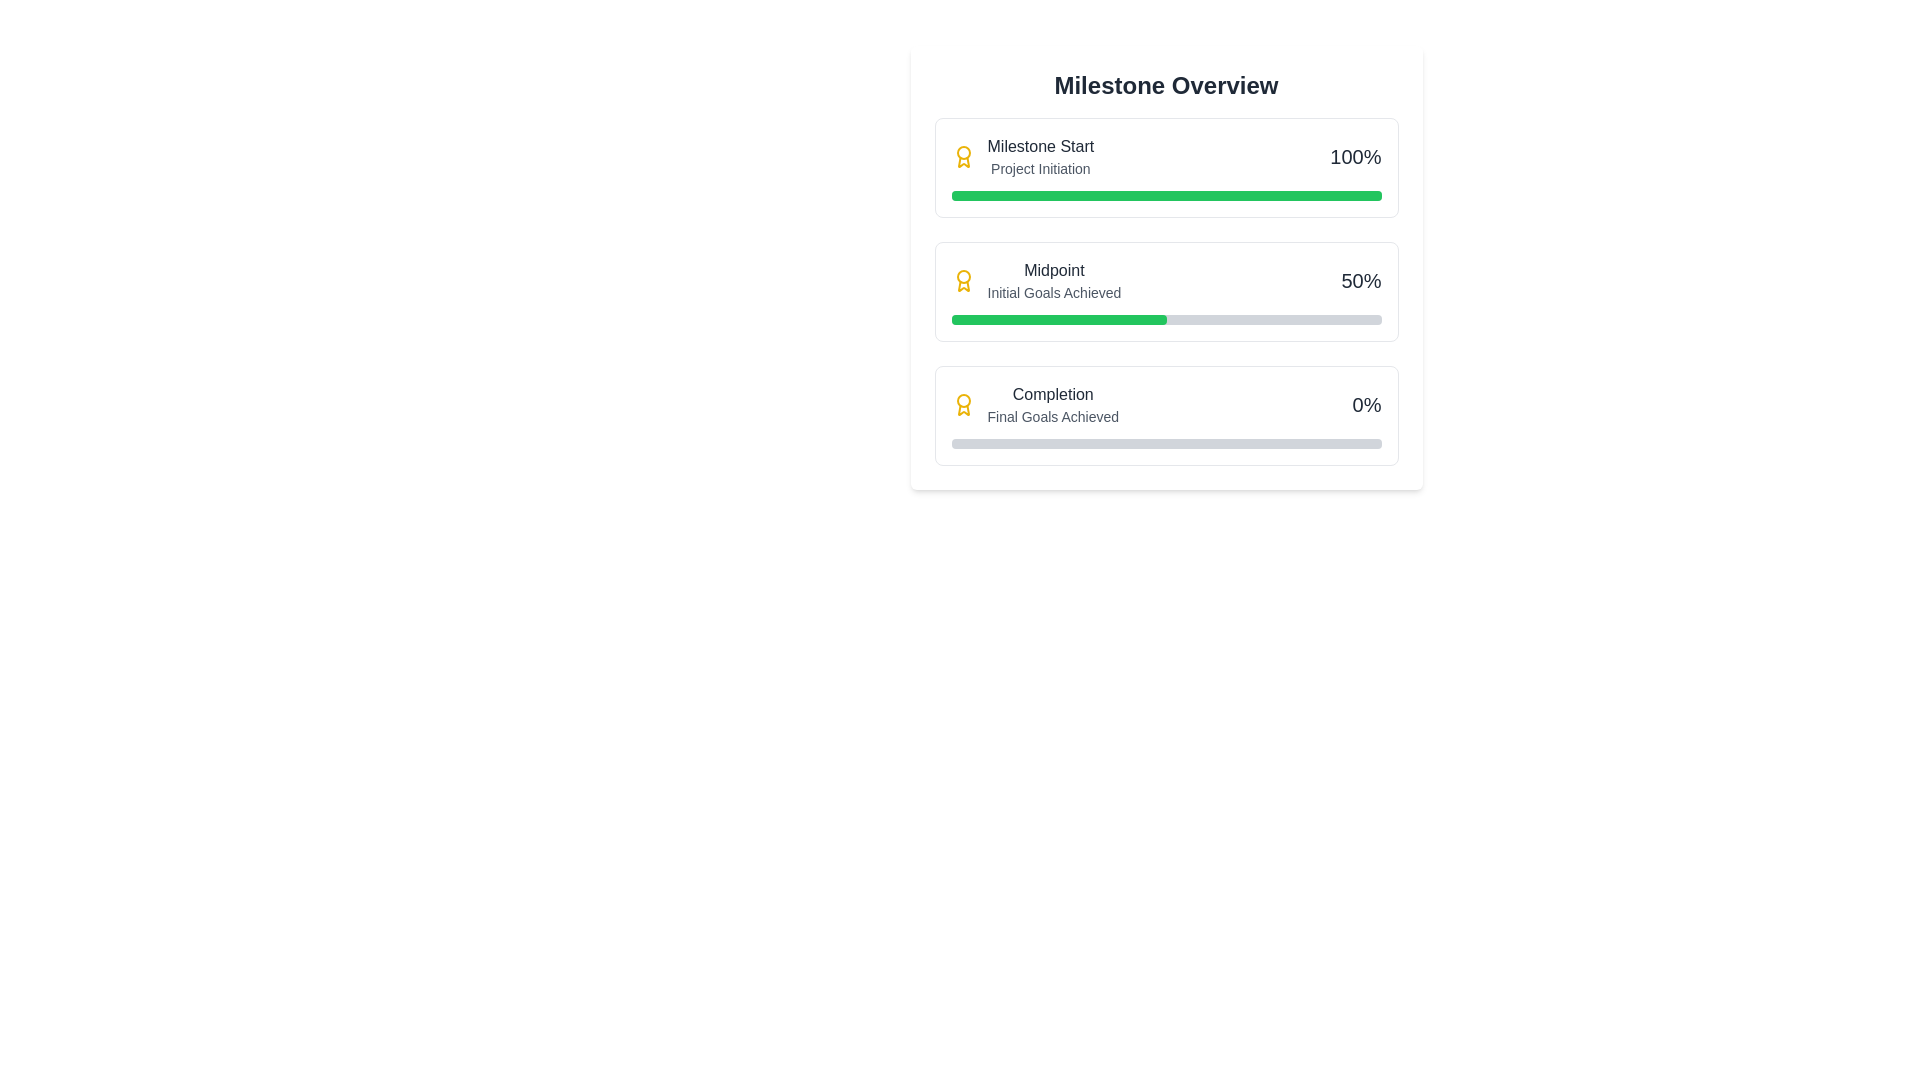  I want to click on the lower decorative ribbon of the award icon within the SVG component located at the bottom part of the medal representation, so click(963, 409).